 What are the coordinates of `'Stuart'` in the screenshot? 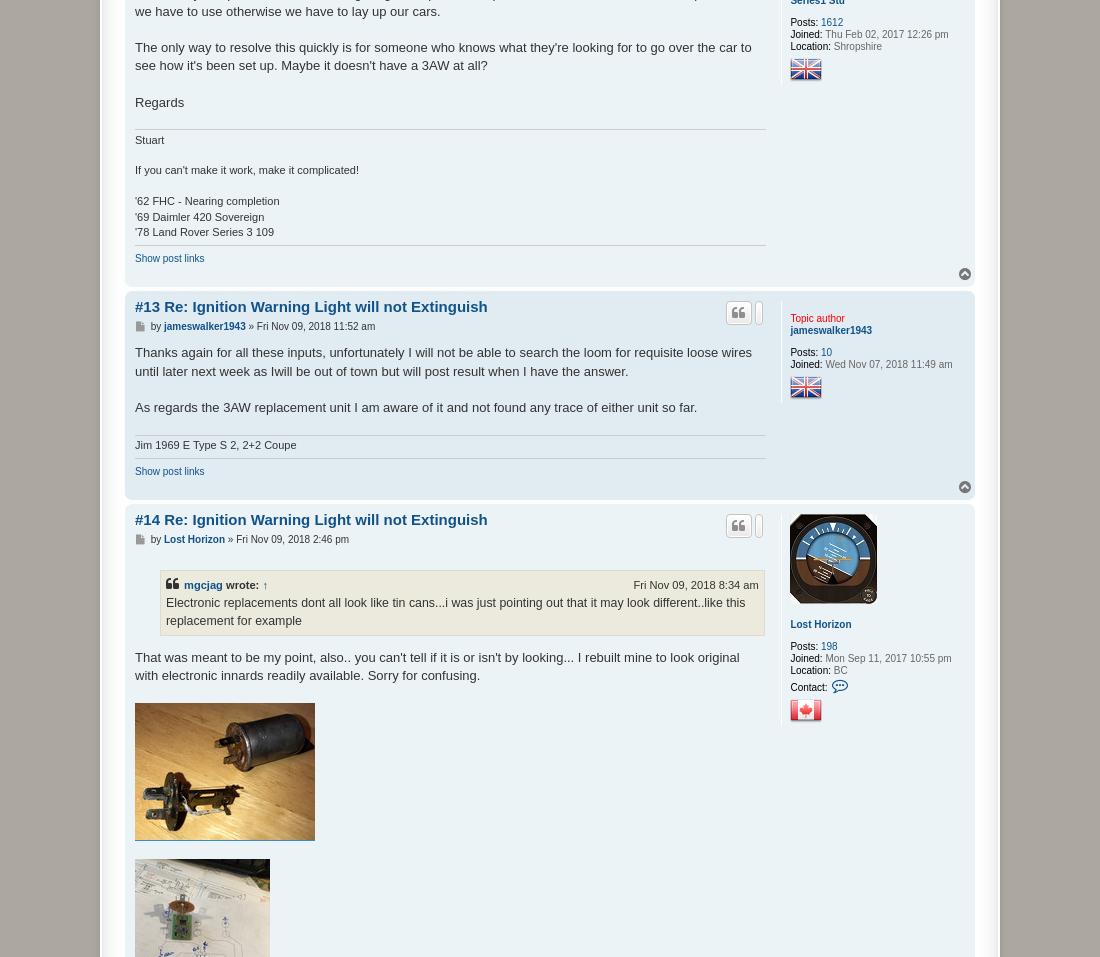 It's located at (148, 138).